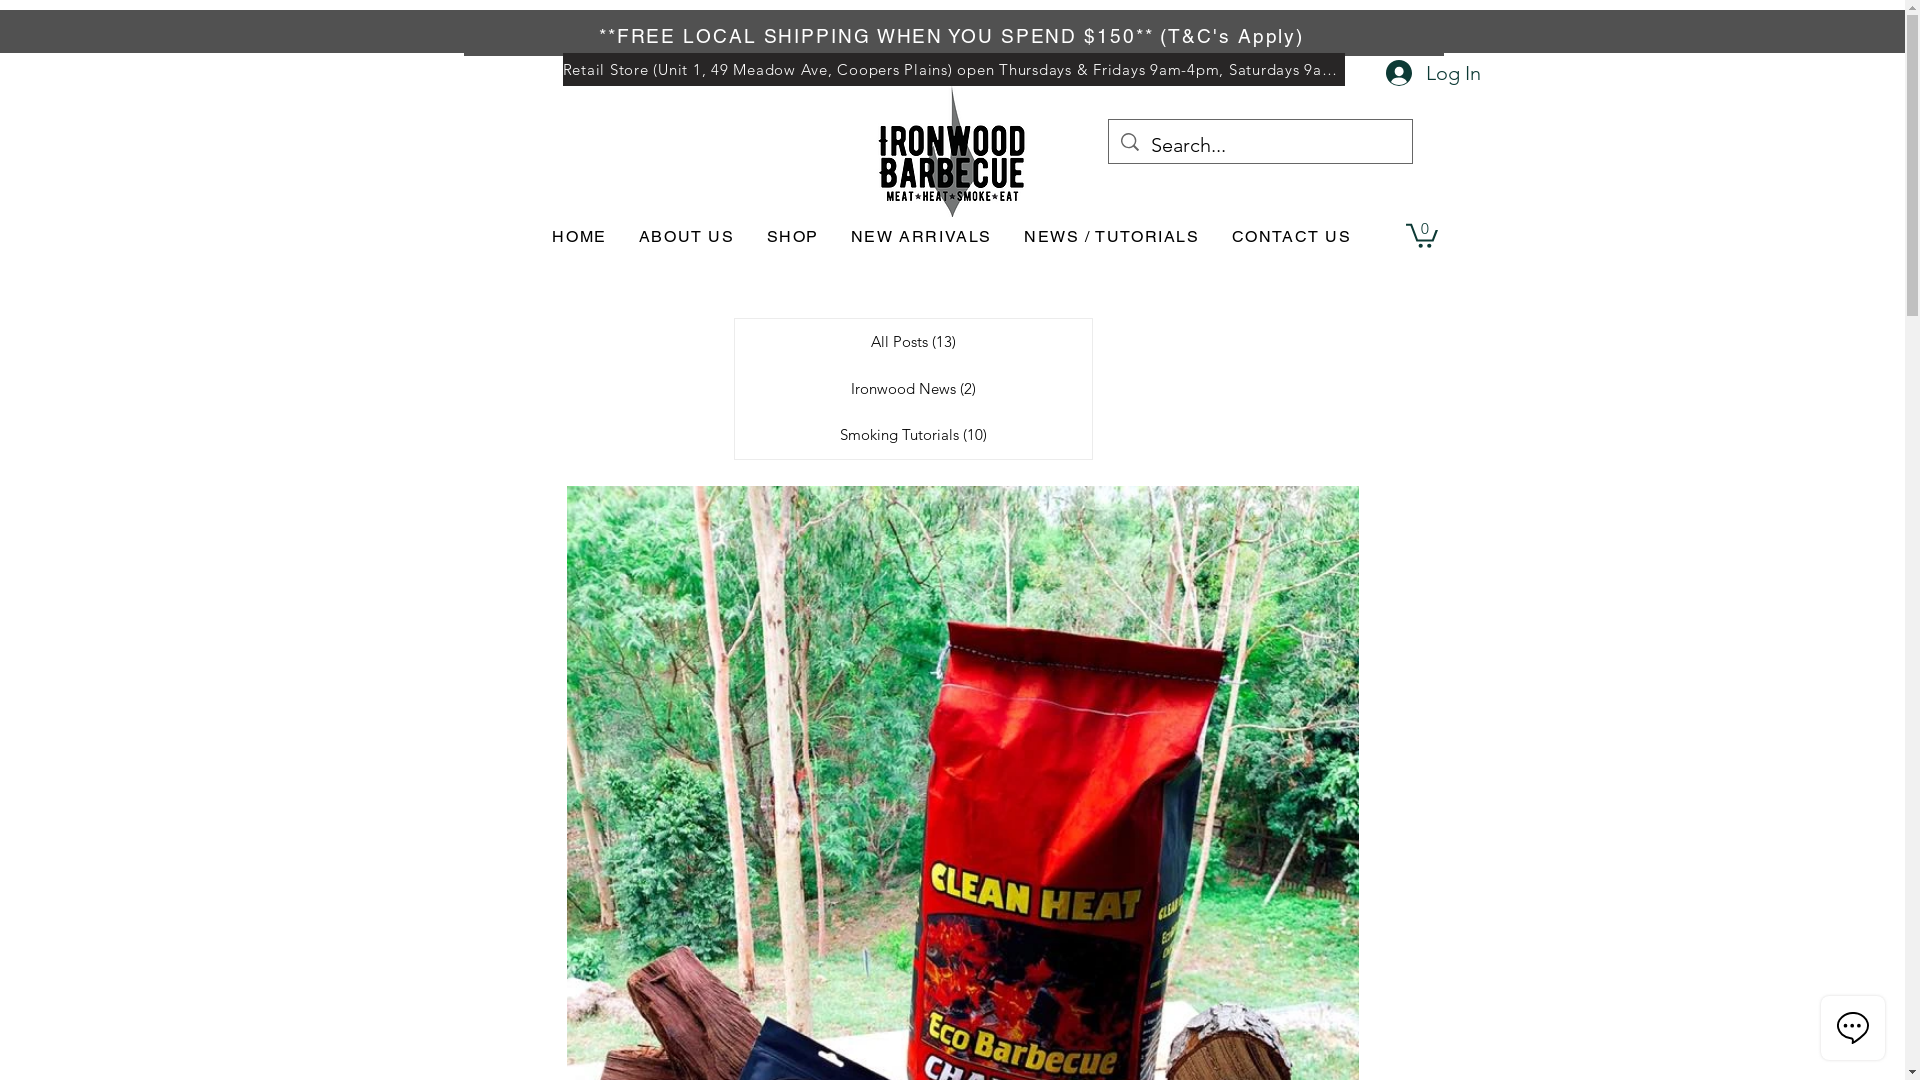 This screenshot has width=1920, height=1080. I want to click on 'SHOP', so click(753, 236).